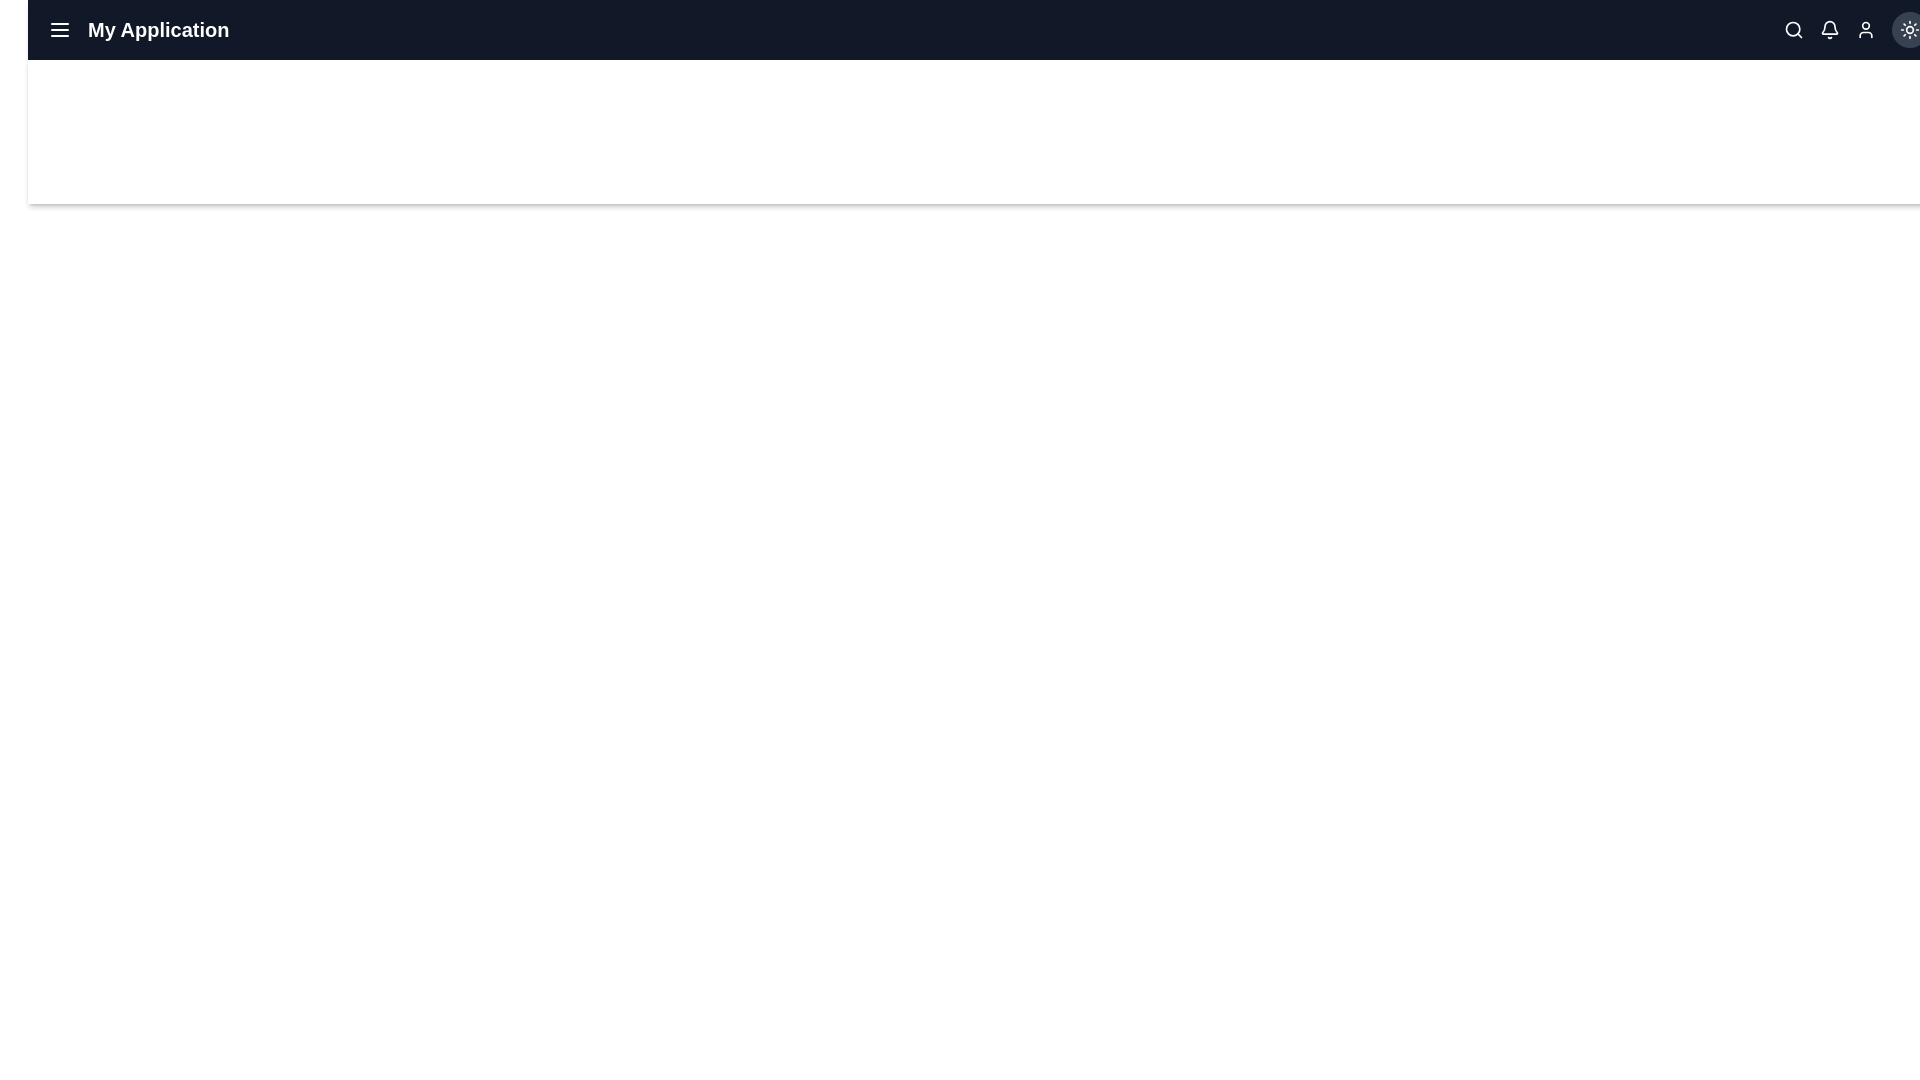 The height and width of the screenshot is (1080, 1920). I want to click on the notification icon (bell icon) located between the search icon and the user profile icon, so click(1829, 30).